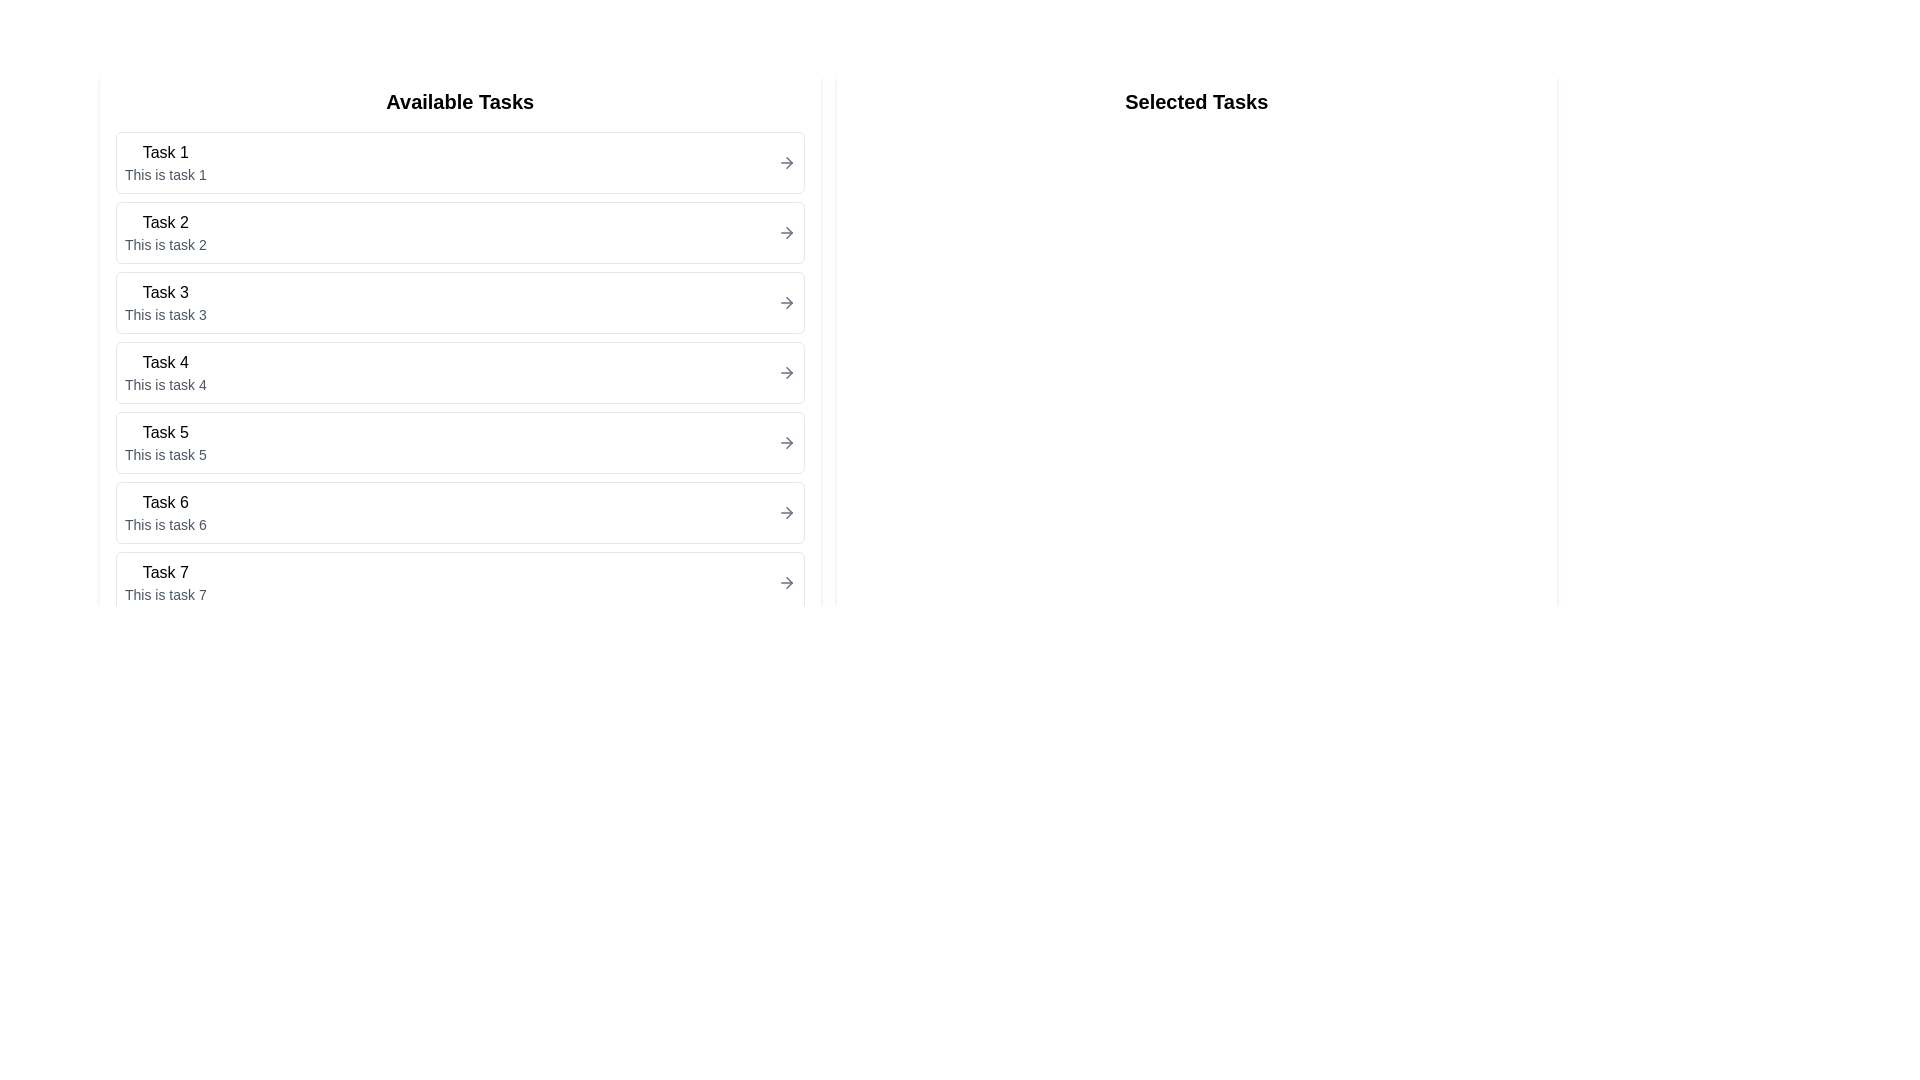 The width and height of the screenshot is (1920, 1080). Describe the element at coordinates (165, 512) in the screenshot. I see `the Text block element labeled 'Task 6', which consists of two lines of text` at that location.